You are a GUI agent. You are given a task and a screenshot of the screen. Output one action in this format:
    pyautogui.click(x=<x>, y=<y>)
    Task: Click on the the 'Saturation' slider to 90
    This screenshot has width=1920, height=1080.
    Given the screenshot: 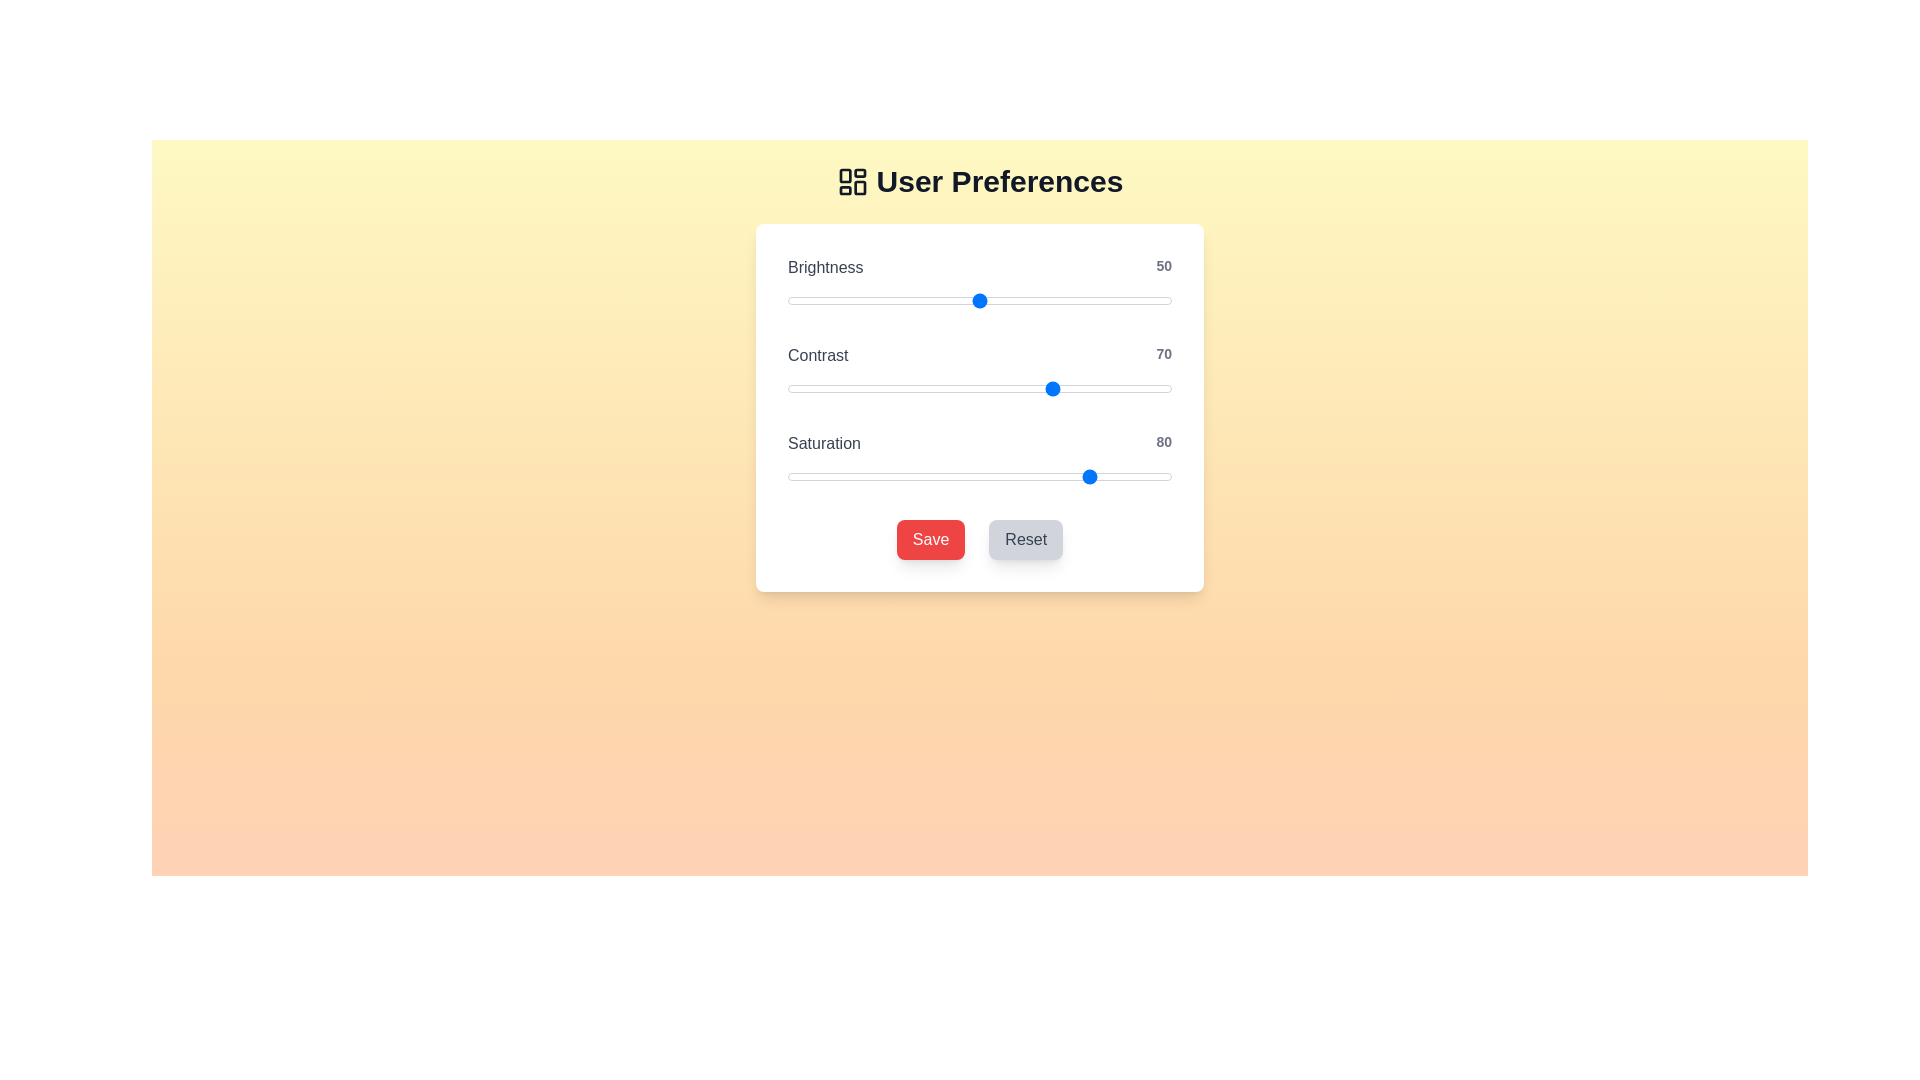 What is the action you would take?
    pyautogui.click(x=1133, y=477)
    